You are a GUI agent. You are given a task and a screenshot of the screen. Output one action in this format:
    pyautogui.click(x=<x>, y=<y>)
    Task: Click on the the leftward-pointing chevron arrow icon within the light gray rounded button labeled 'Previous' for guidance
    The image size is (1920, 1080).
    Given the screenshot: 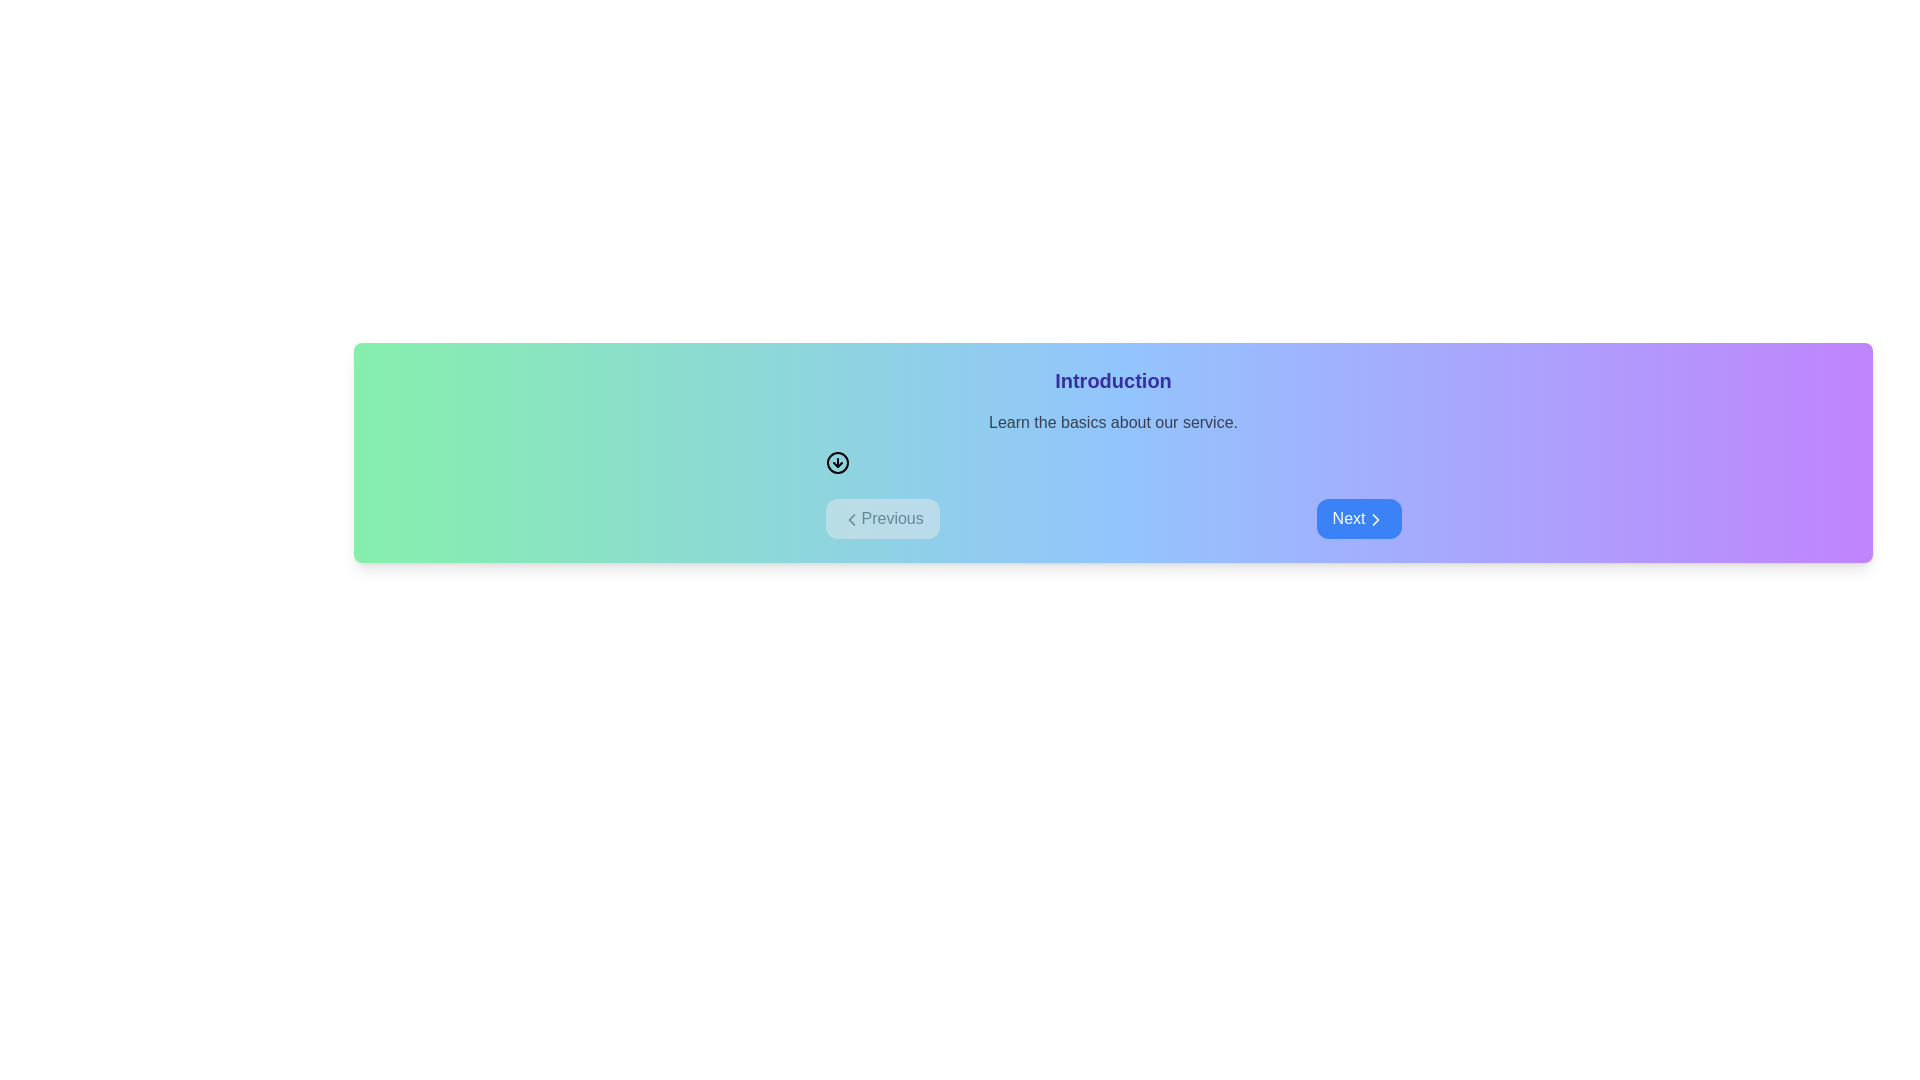 What is the action you would take?
    pyautogui.click(x=851, y=518)
    